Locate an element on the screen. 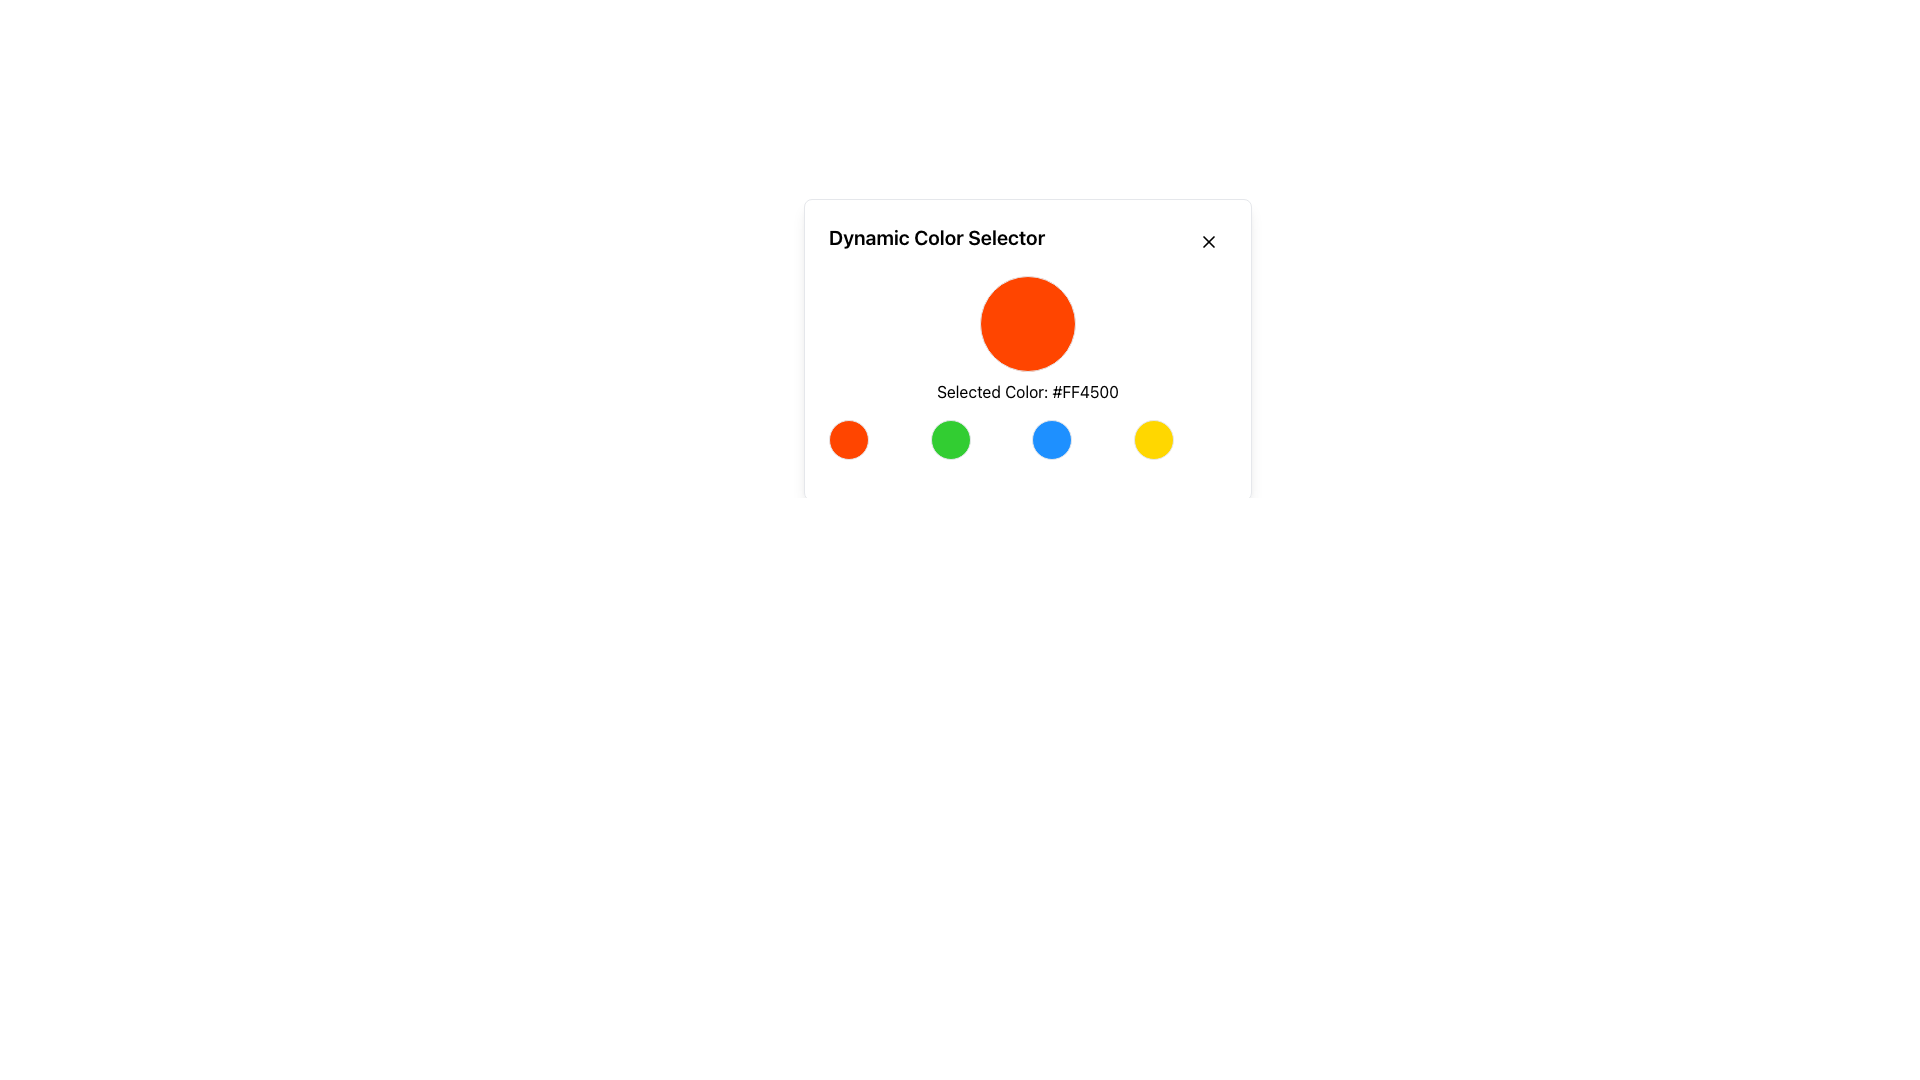 The image size is (1920, 1080). the circular golden yellow button, which is the fourth button in the grid layout of the color selection interface is located at coordinates (1153, 438).